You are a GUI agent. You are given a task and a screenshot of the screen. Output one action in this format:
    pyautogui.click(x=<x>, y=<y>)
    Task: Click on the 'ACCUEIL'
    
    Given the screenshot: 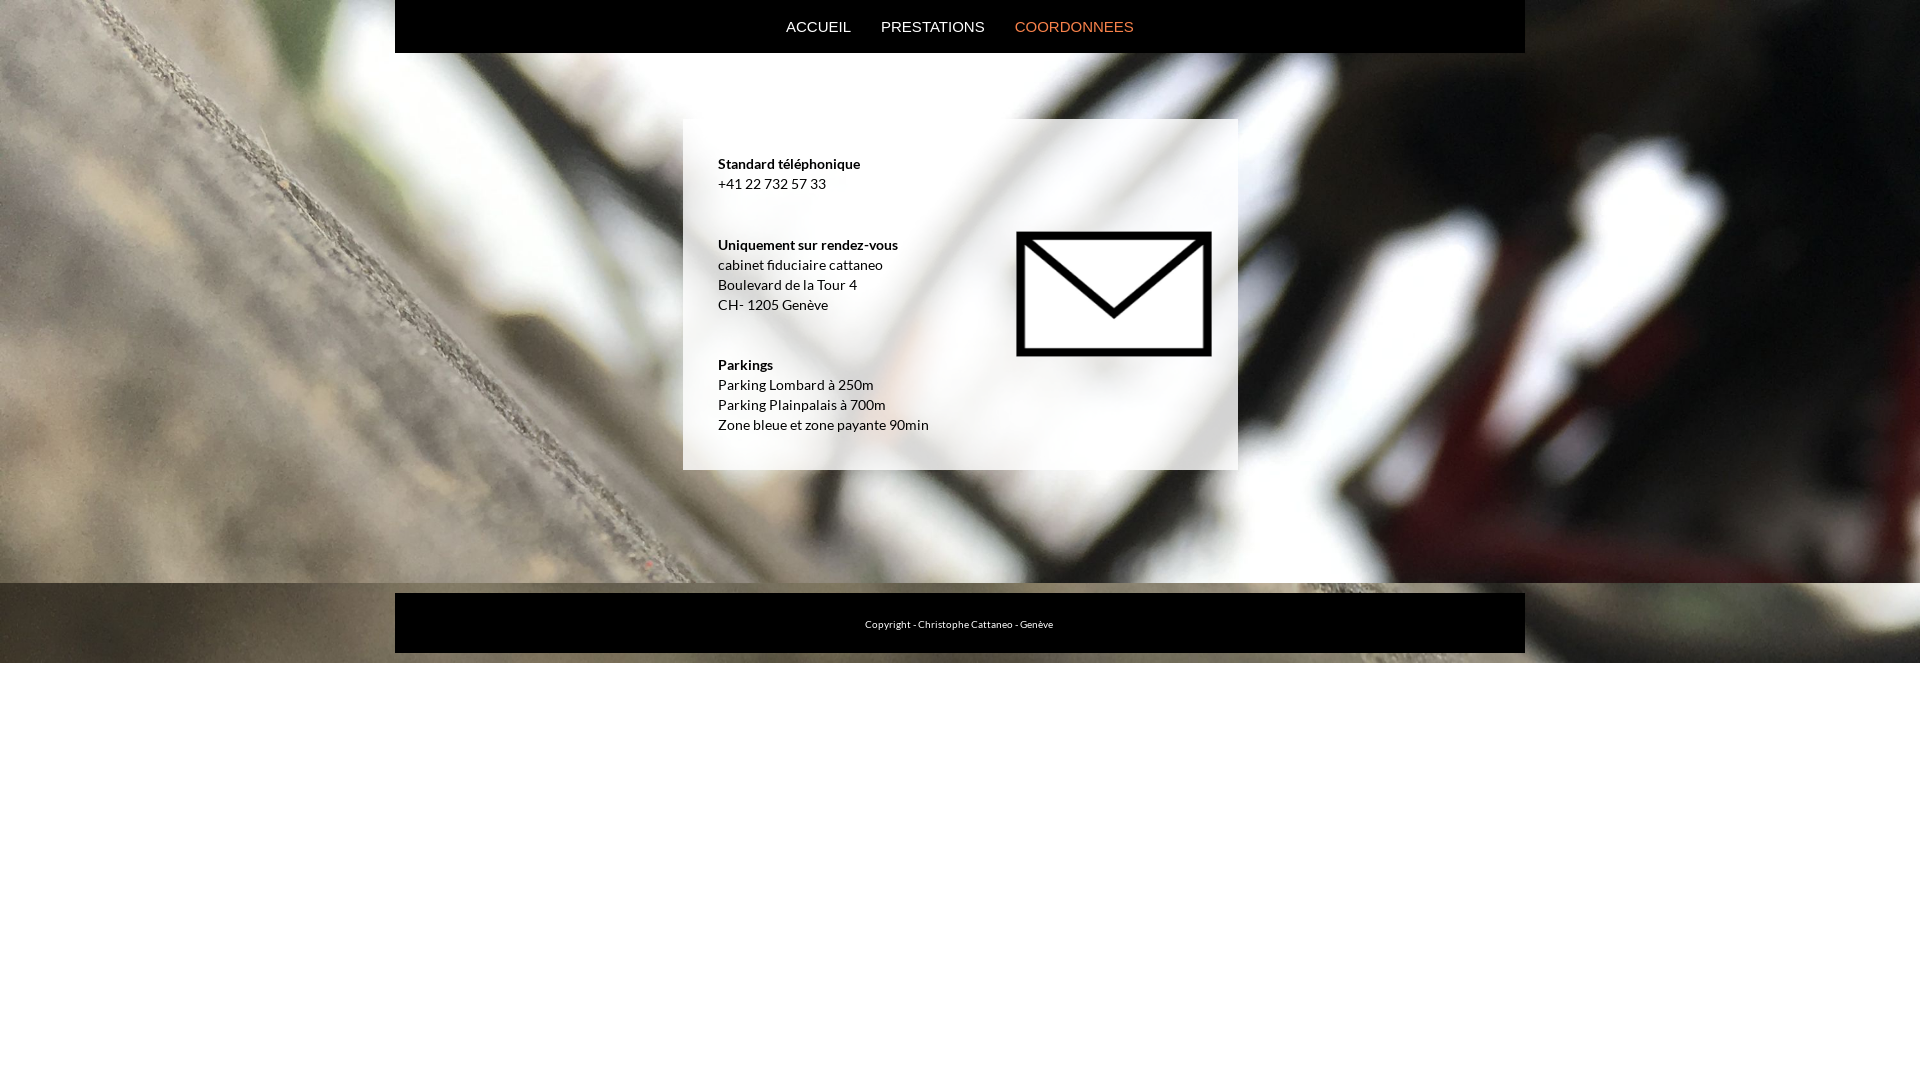 What is the action you would take?
    pyautogui.click(x=770, y=26)
    